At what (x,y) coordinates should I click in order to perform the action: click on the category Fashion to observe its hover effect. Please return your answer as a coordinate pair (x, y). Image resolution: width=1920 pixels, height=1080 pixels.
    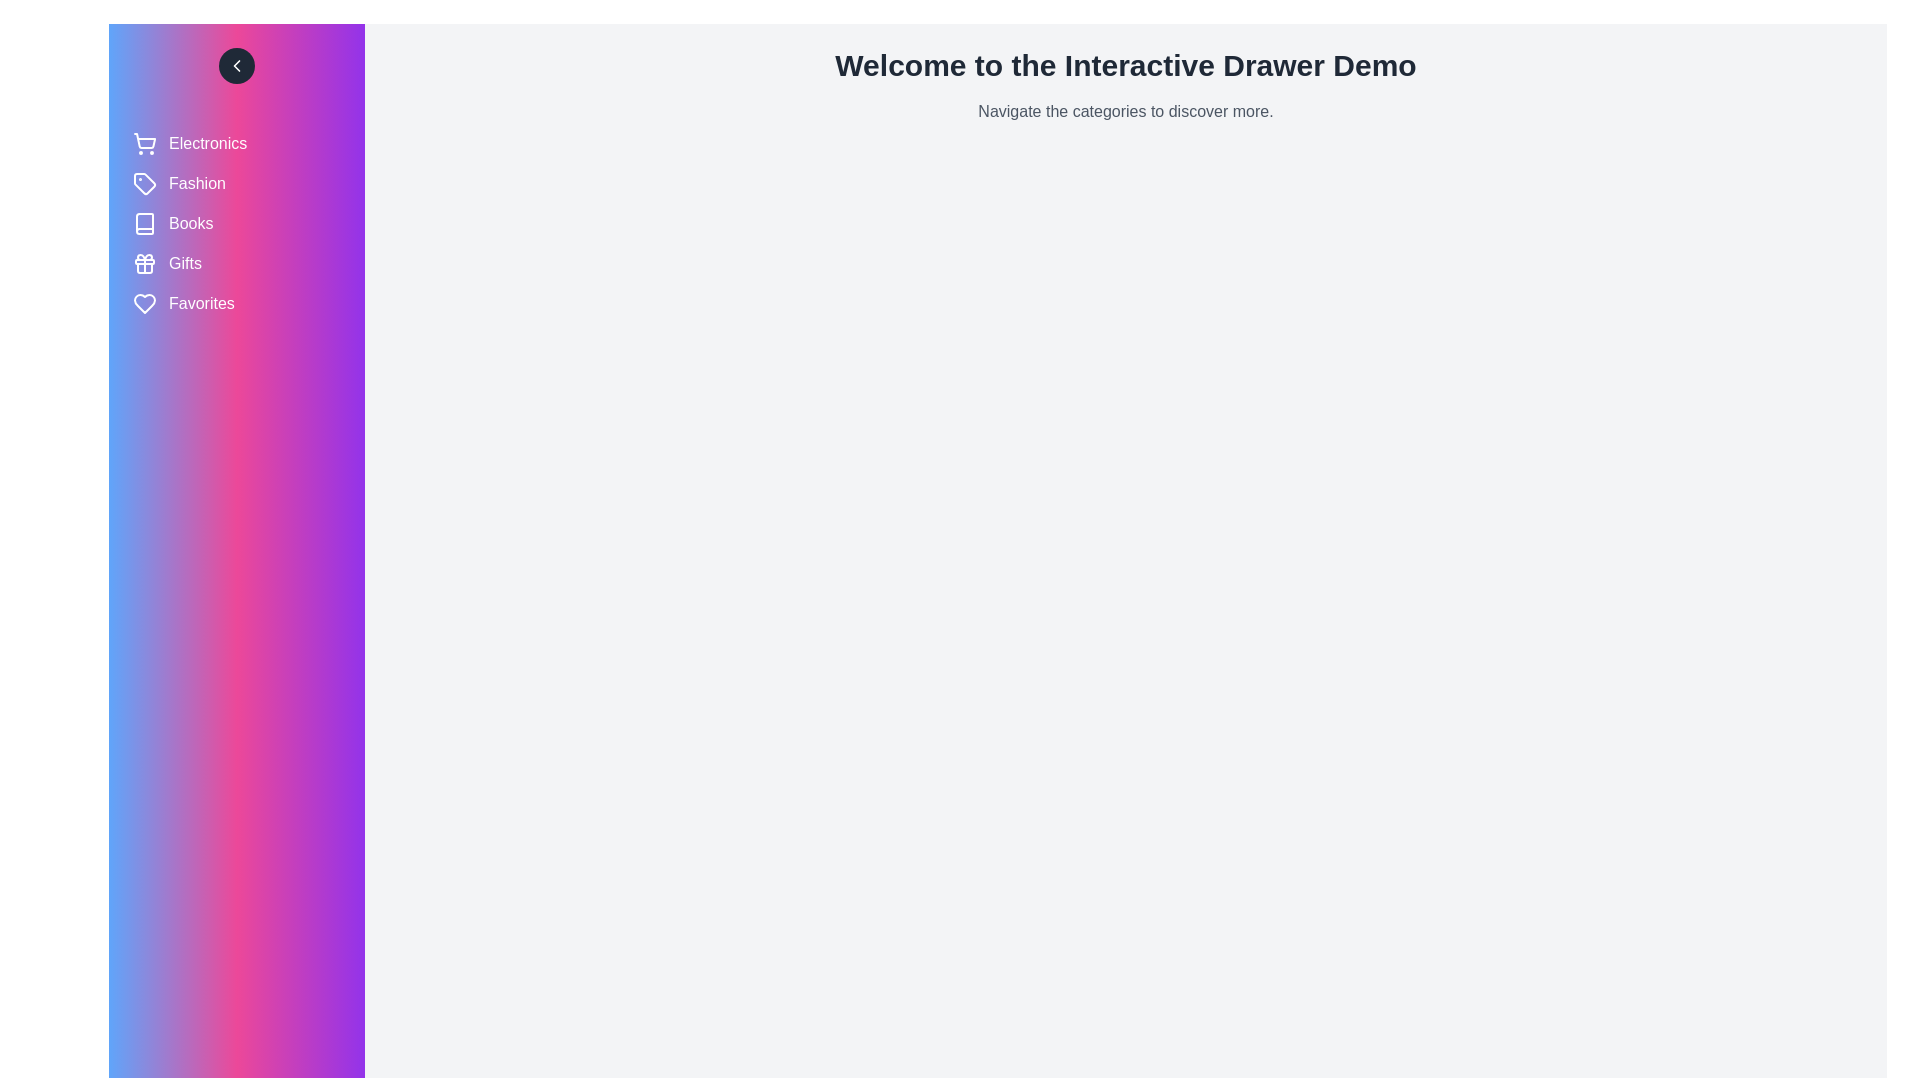
    Looking at the image, I should click on (236, 184).